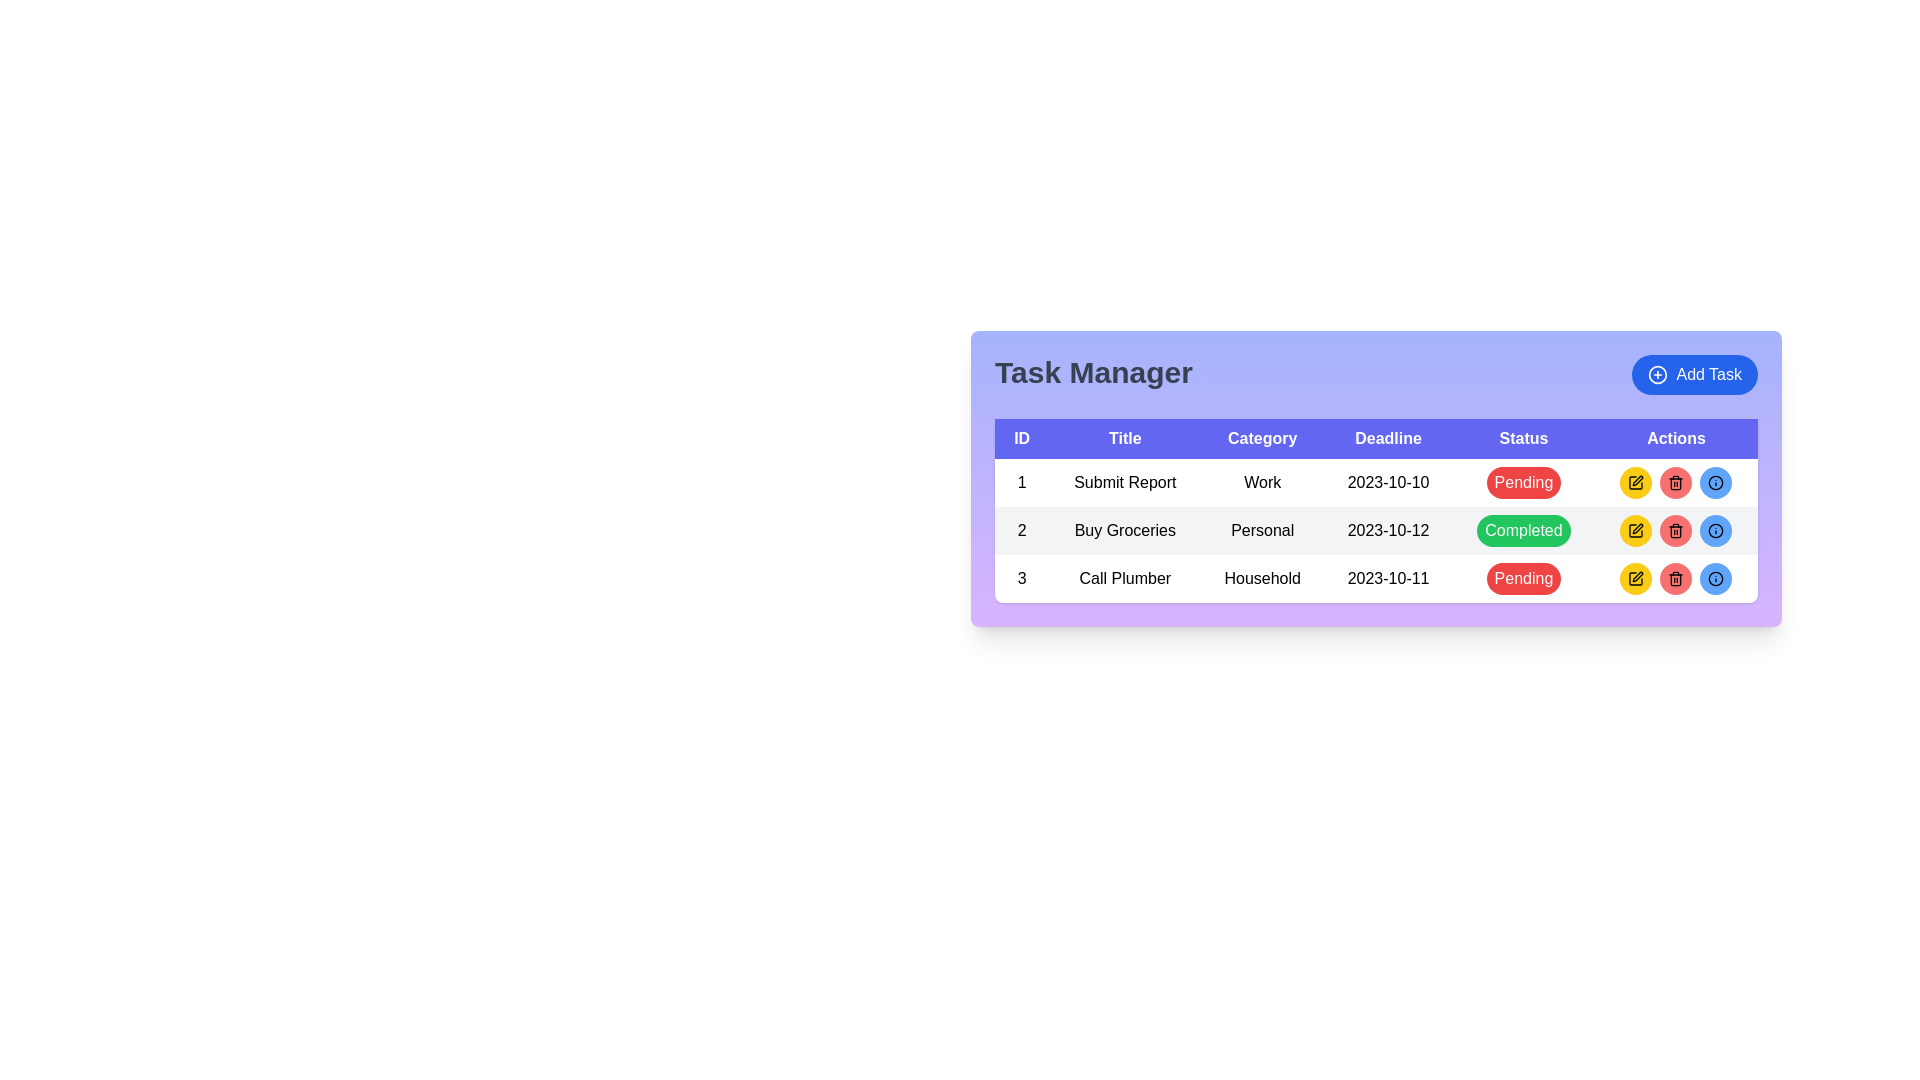  Describe the element at coordinates (1676, 482) in the screenshot. I see `the Trash Icon Button in the Actions column of the third row corresponding to the task 'Call Plumber'` at that location.